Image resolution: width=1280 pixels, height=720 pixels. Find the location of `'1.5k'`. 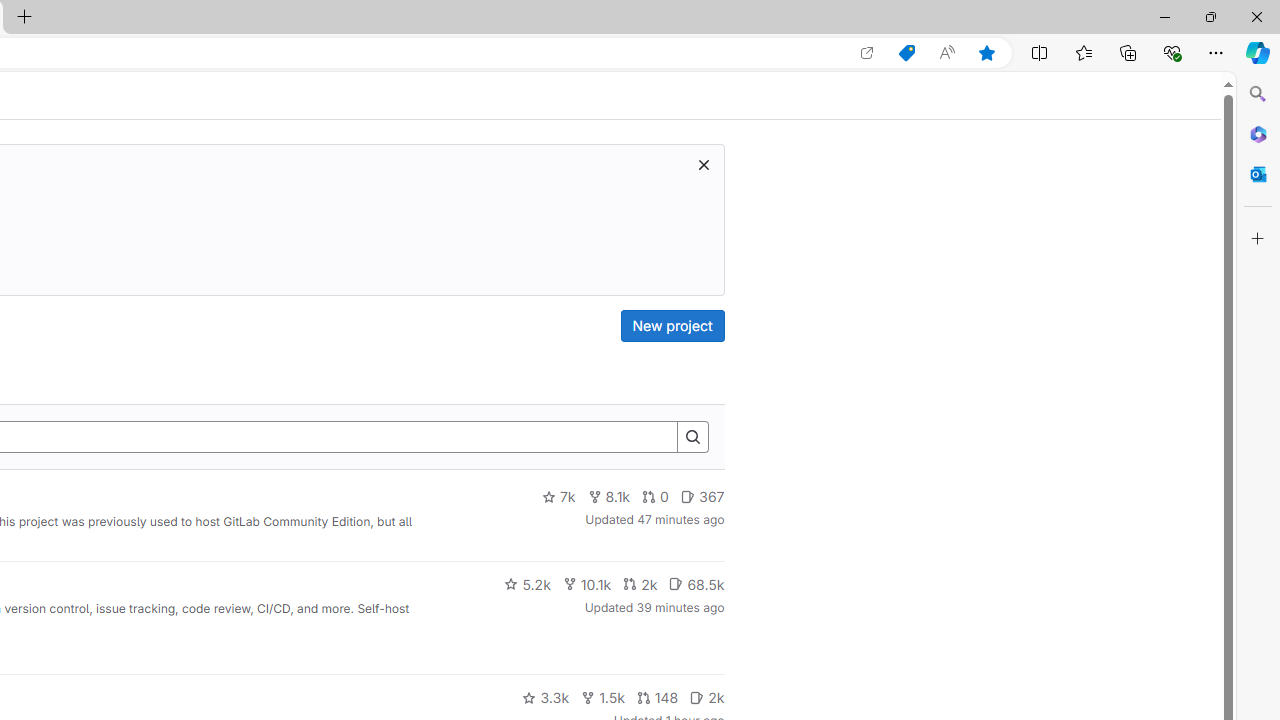

'1.5k' is located at coordinates (601, 697).